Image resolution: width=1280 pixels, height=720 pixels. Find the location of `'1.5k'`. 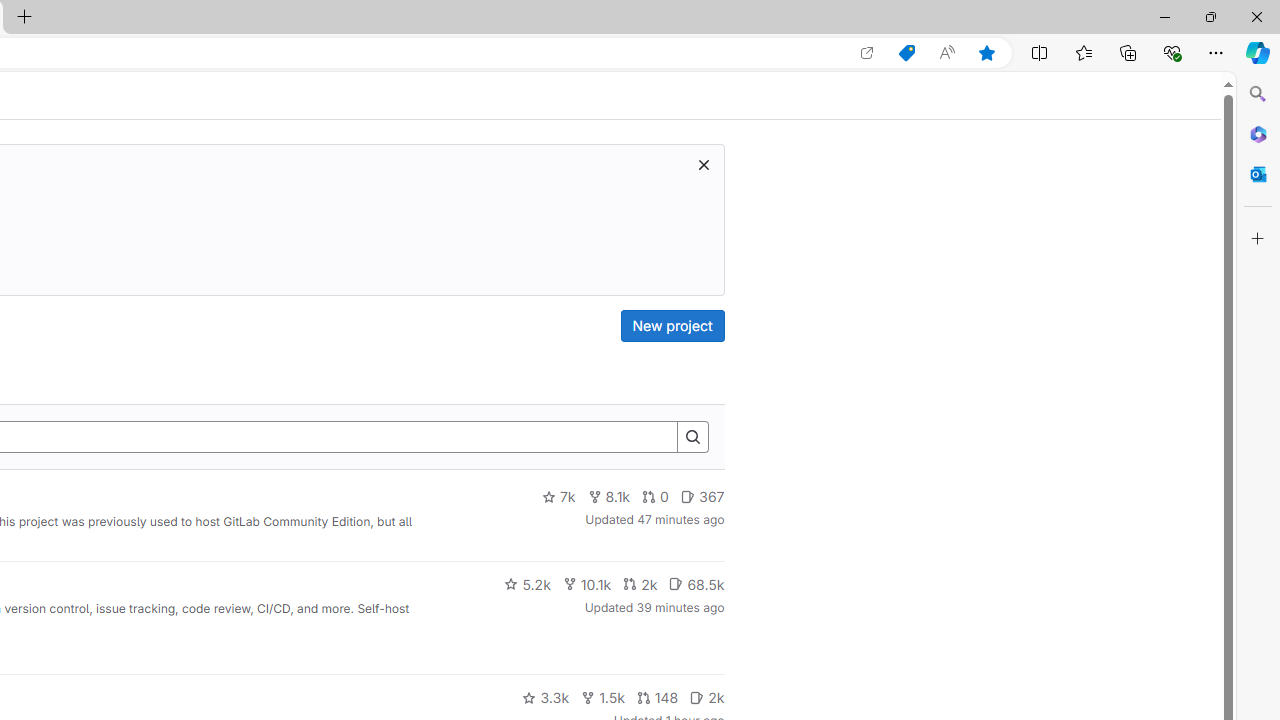

'1.5k' is located at coordinates (601, 697).